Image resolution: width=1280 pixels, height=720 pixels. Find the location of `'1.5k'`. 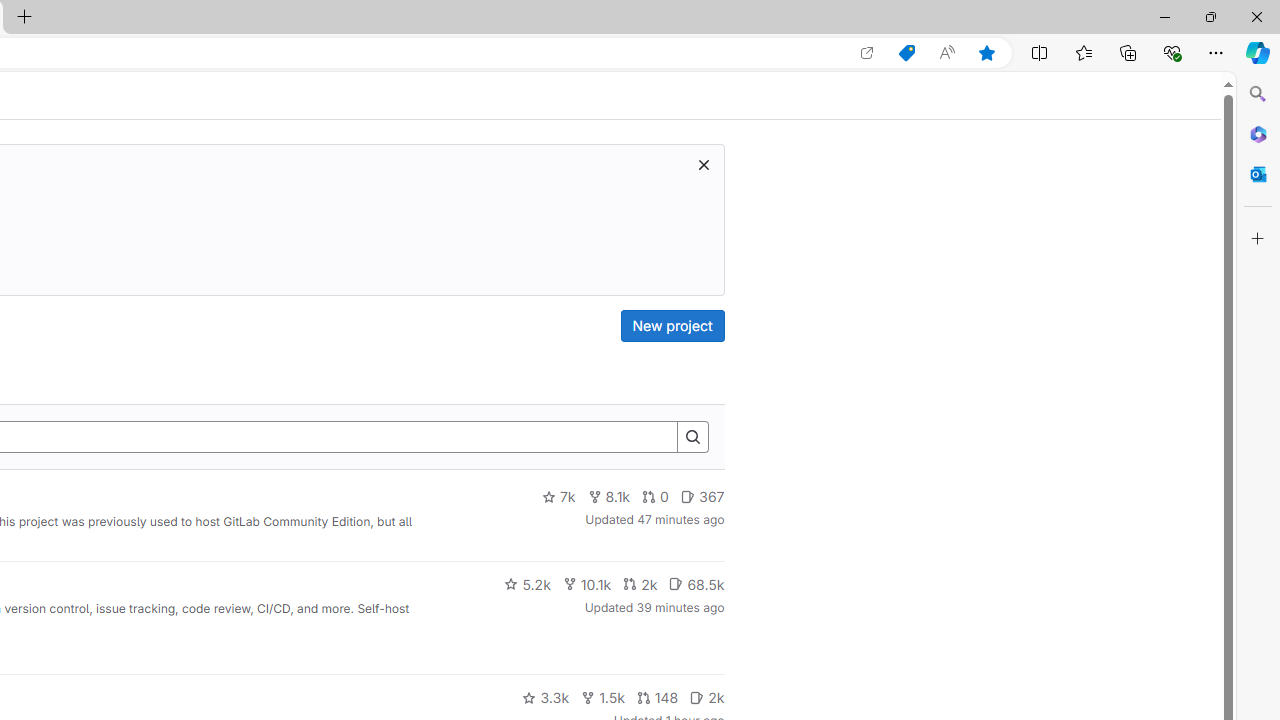

'1.5k' is located at coordinates (601, 697).